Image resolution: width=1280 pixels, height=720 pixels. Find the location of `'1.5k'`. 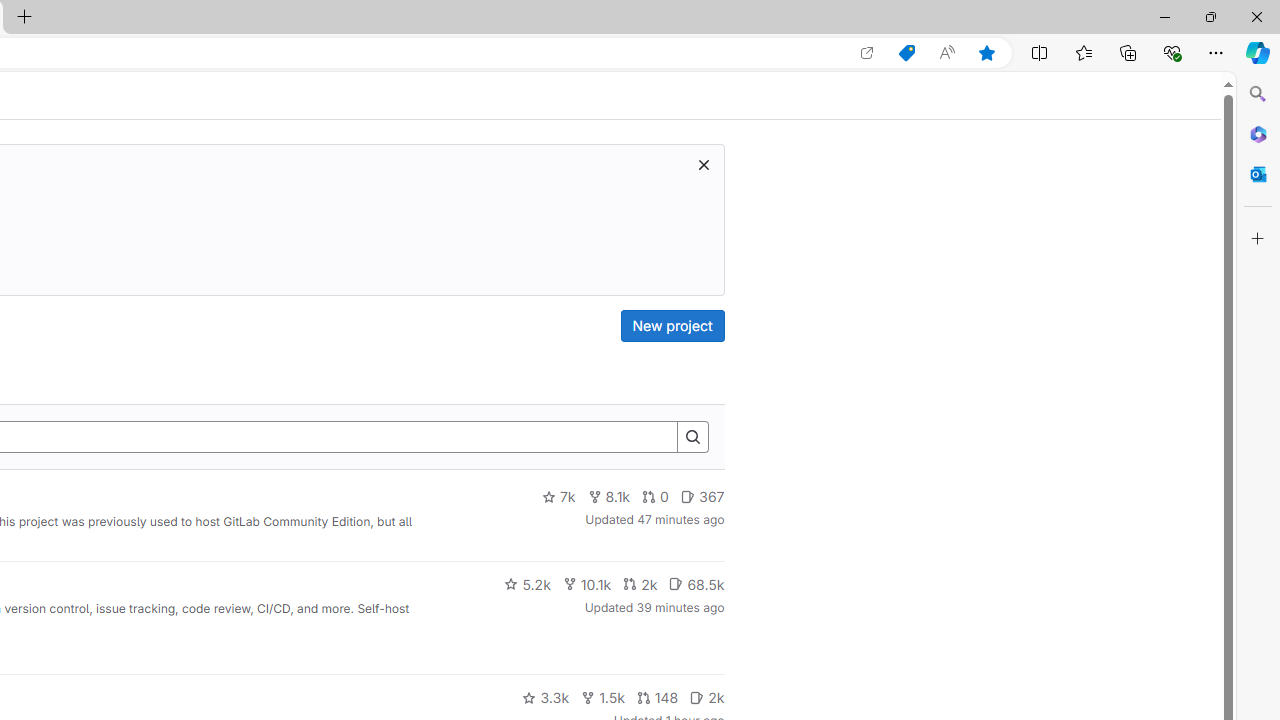

'1.5k' is located at coordinates (601, 697).